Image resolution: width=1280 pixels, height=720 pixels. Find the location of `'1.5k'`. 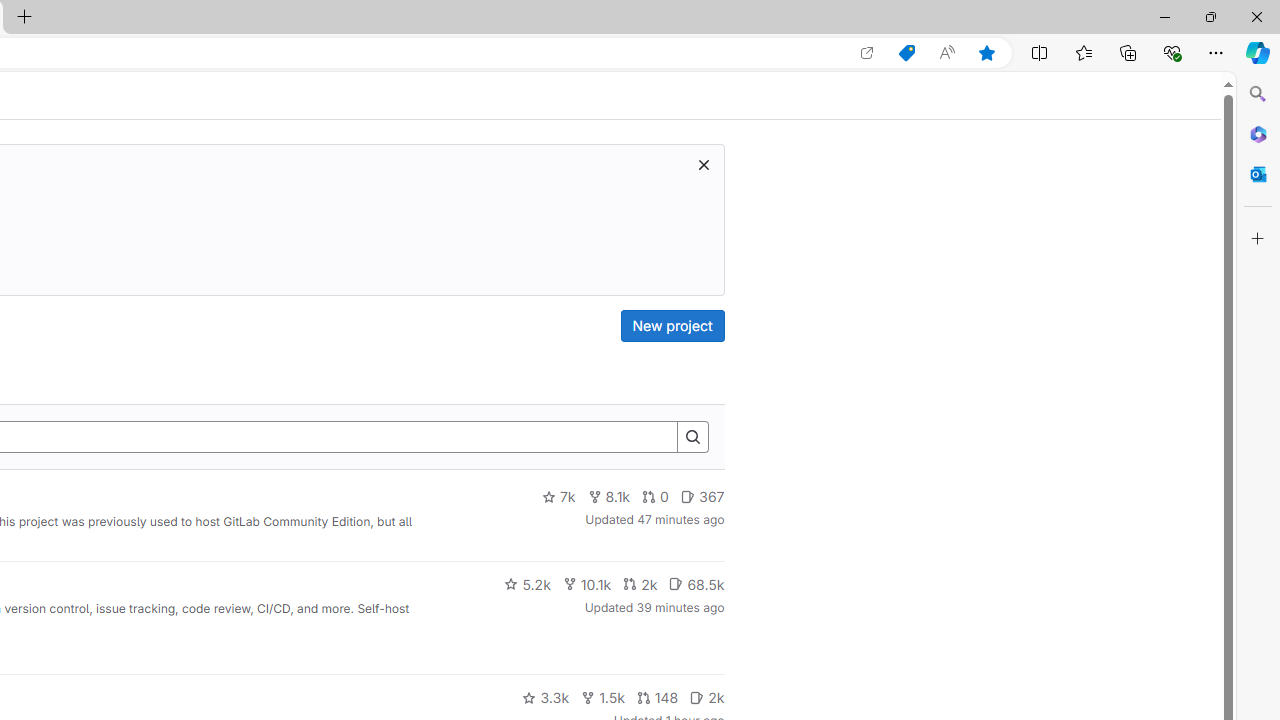

'1.5k' is located at coordinates (601, 697).